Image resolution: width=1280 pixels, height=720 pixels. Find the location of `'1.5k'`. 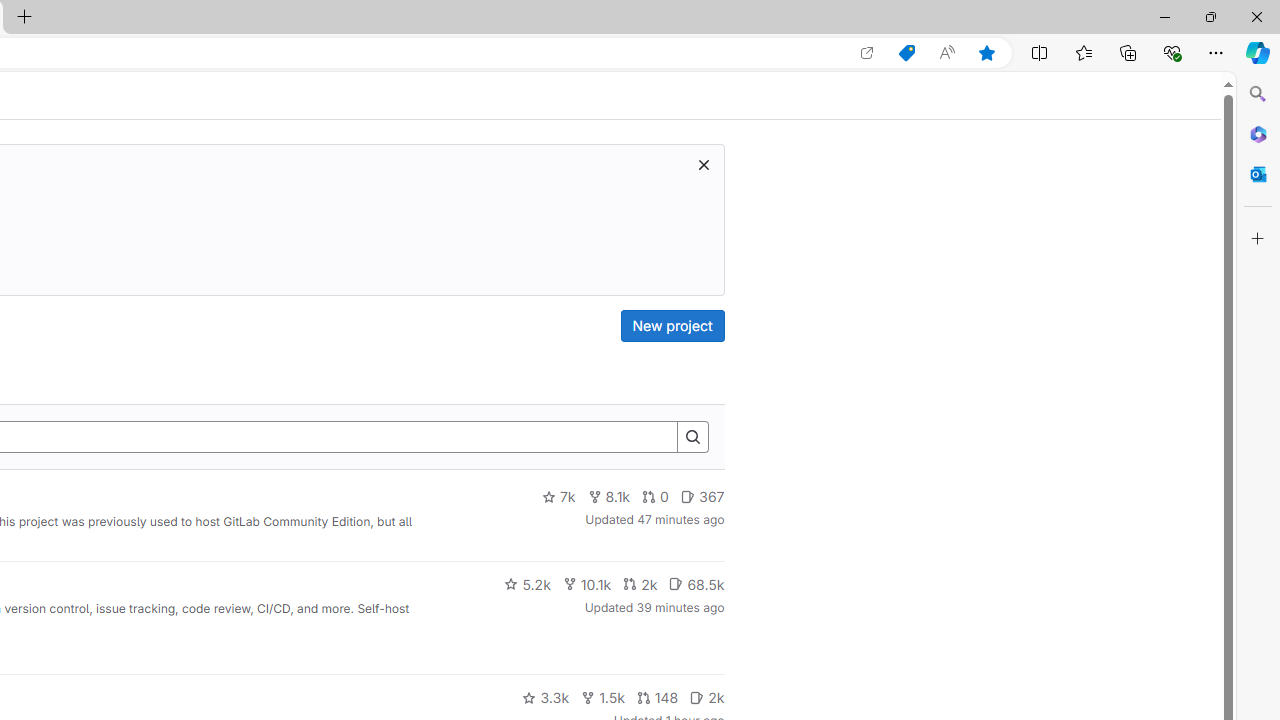

'1.5k' is located at coordinates (601, 697).